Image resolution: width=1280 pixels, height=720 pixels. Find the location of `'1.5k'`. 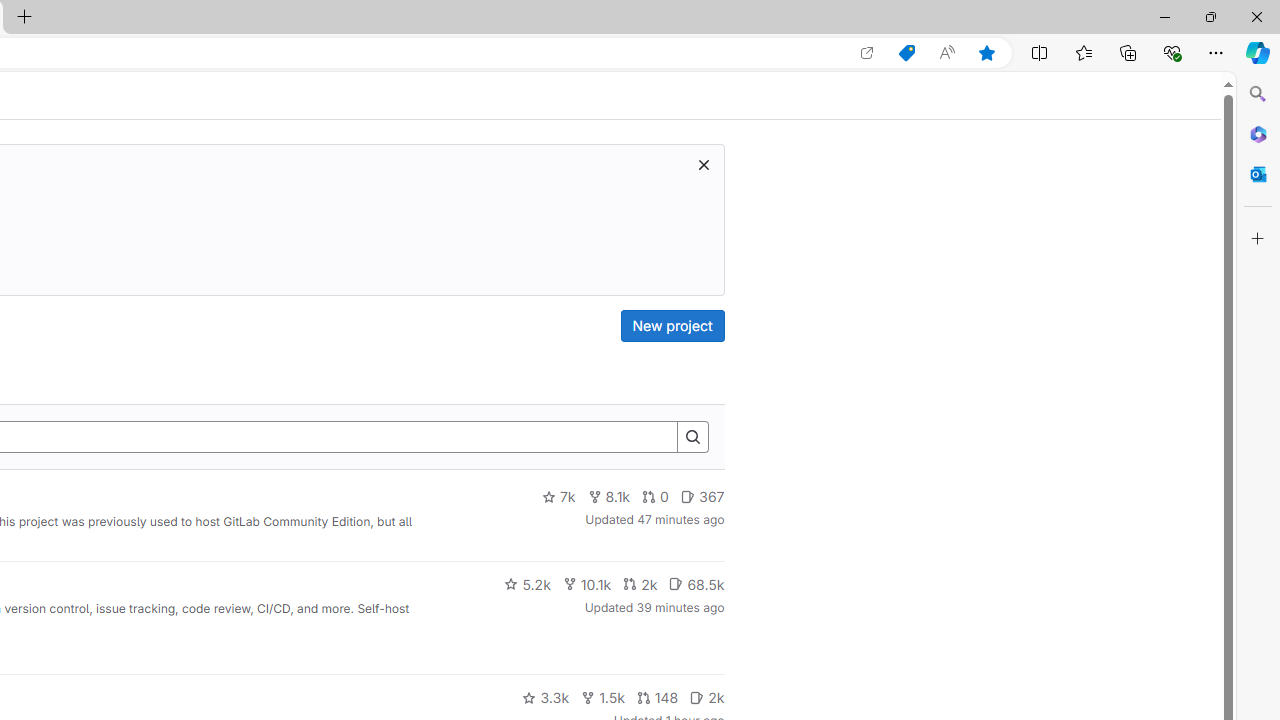

'1.5k' is located at coordinates (601, 697).